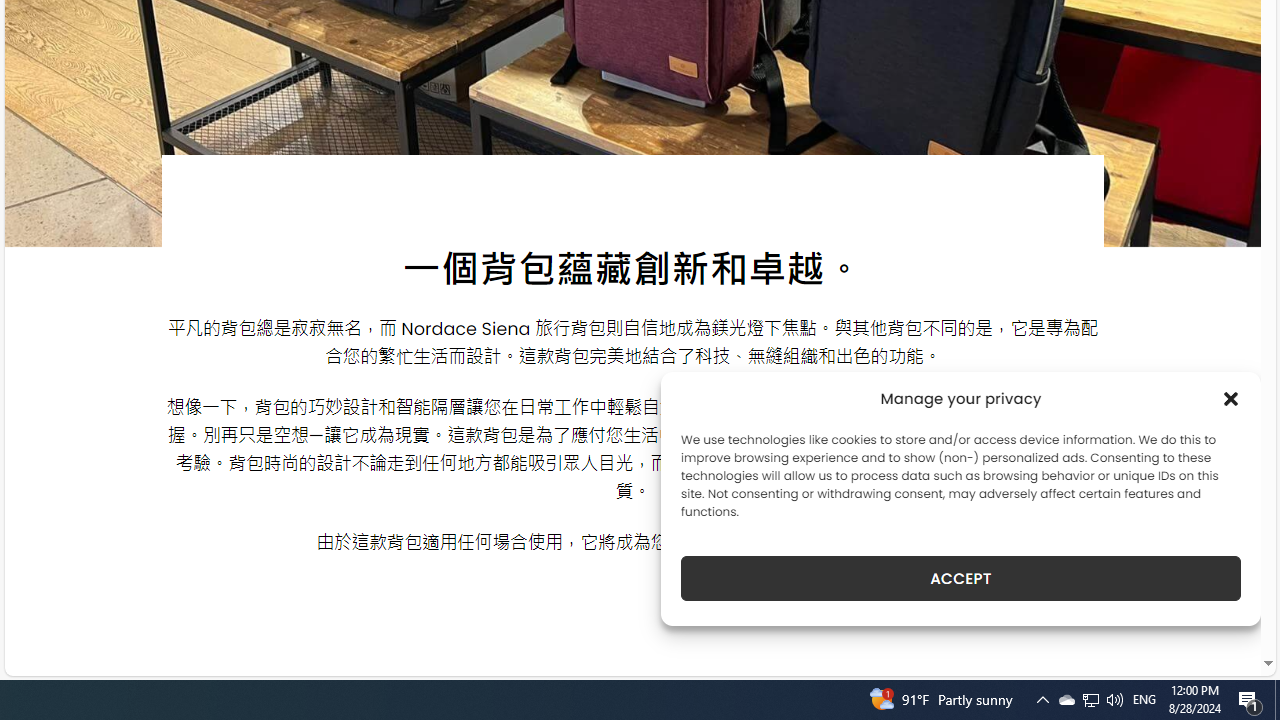 The width and height of the screenshot is (1280, 720). I want to click on 'ACCEPT', so click(961, 578).